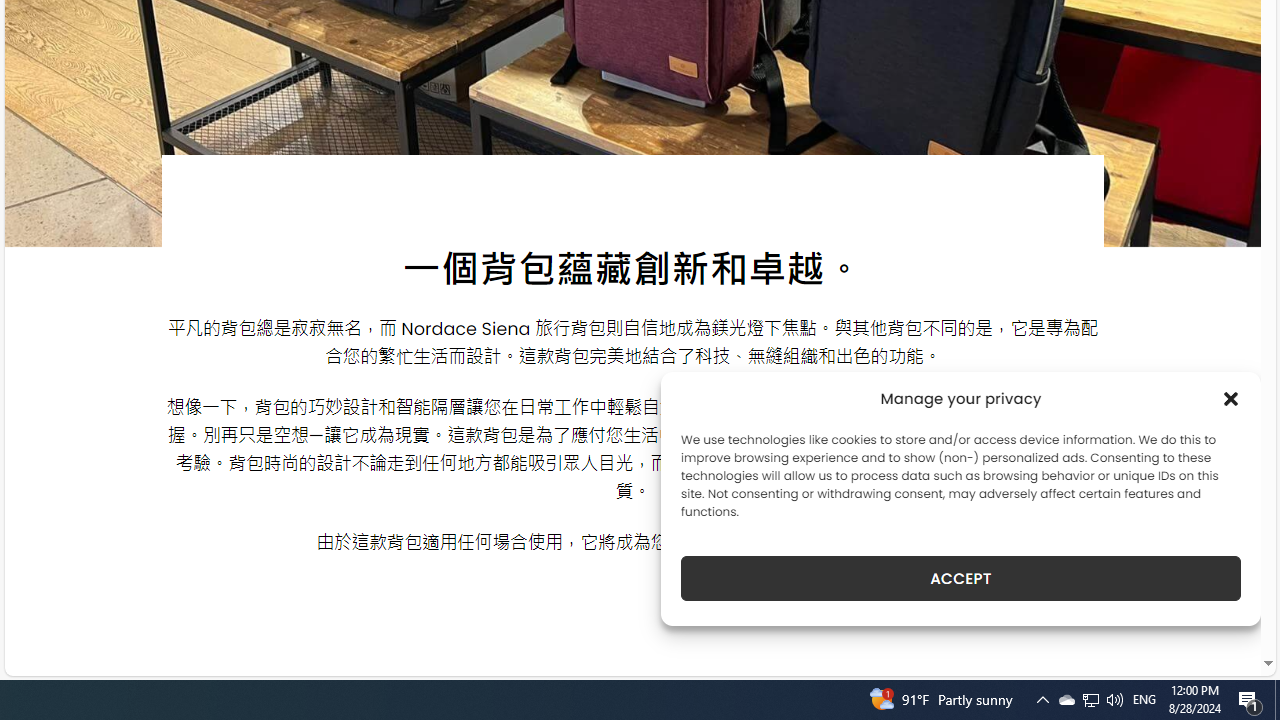 The width and height of the screenshot is (1280, 720). I want to click on 'ACCEPT', so click(961, 578).